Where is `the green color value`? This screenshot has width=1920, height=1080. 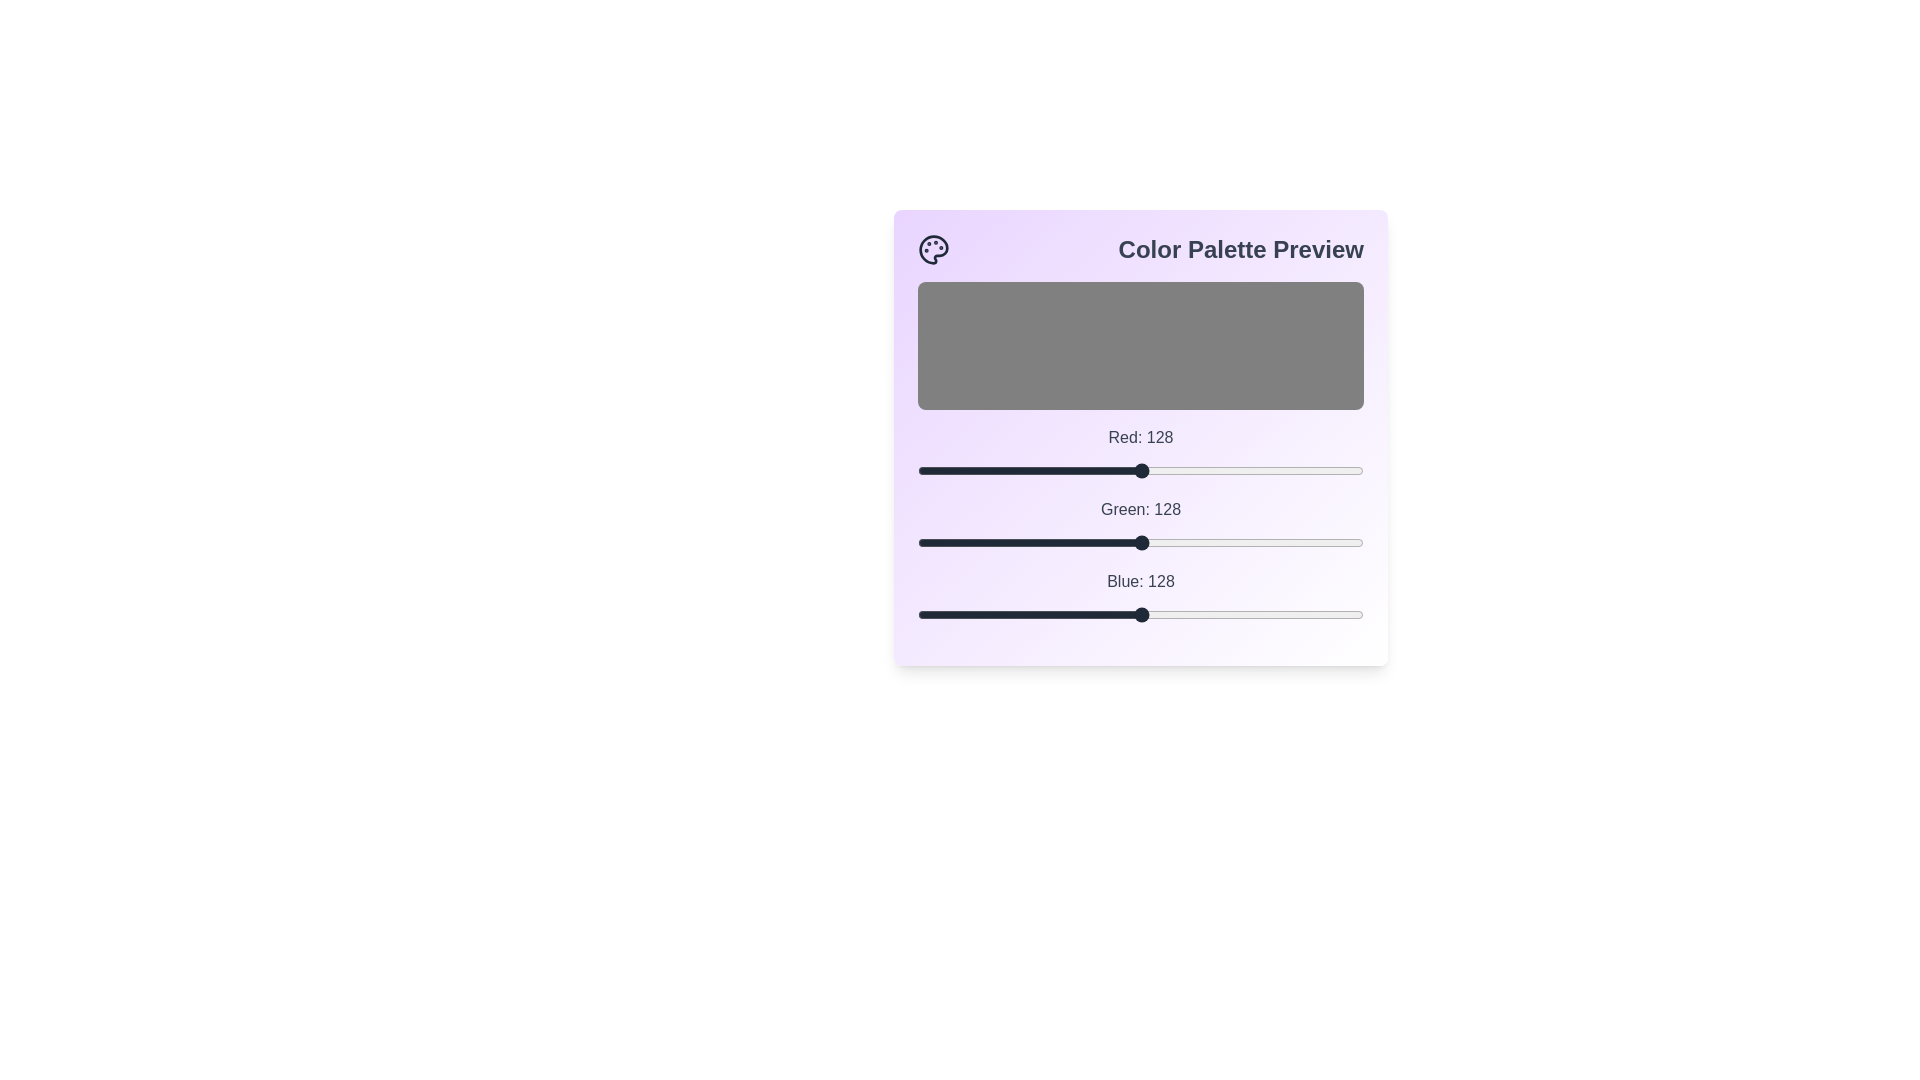
the green color value is located at coordinates (1076, 543).